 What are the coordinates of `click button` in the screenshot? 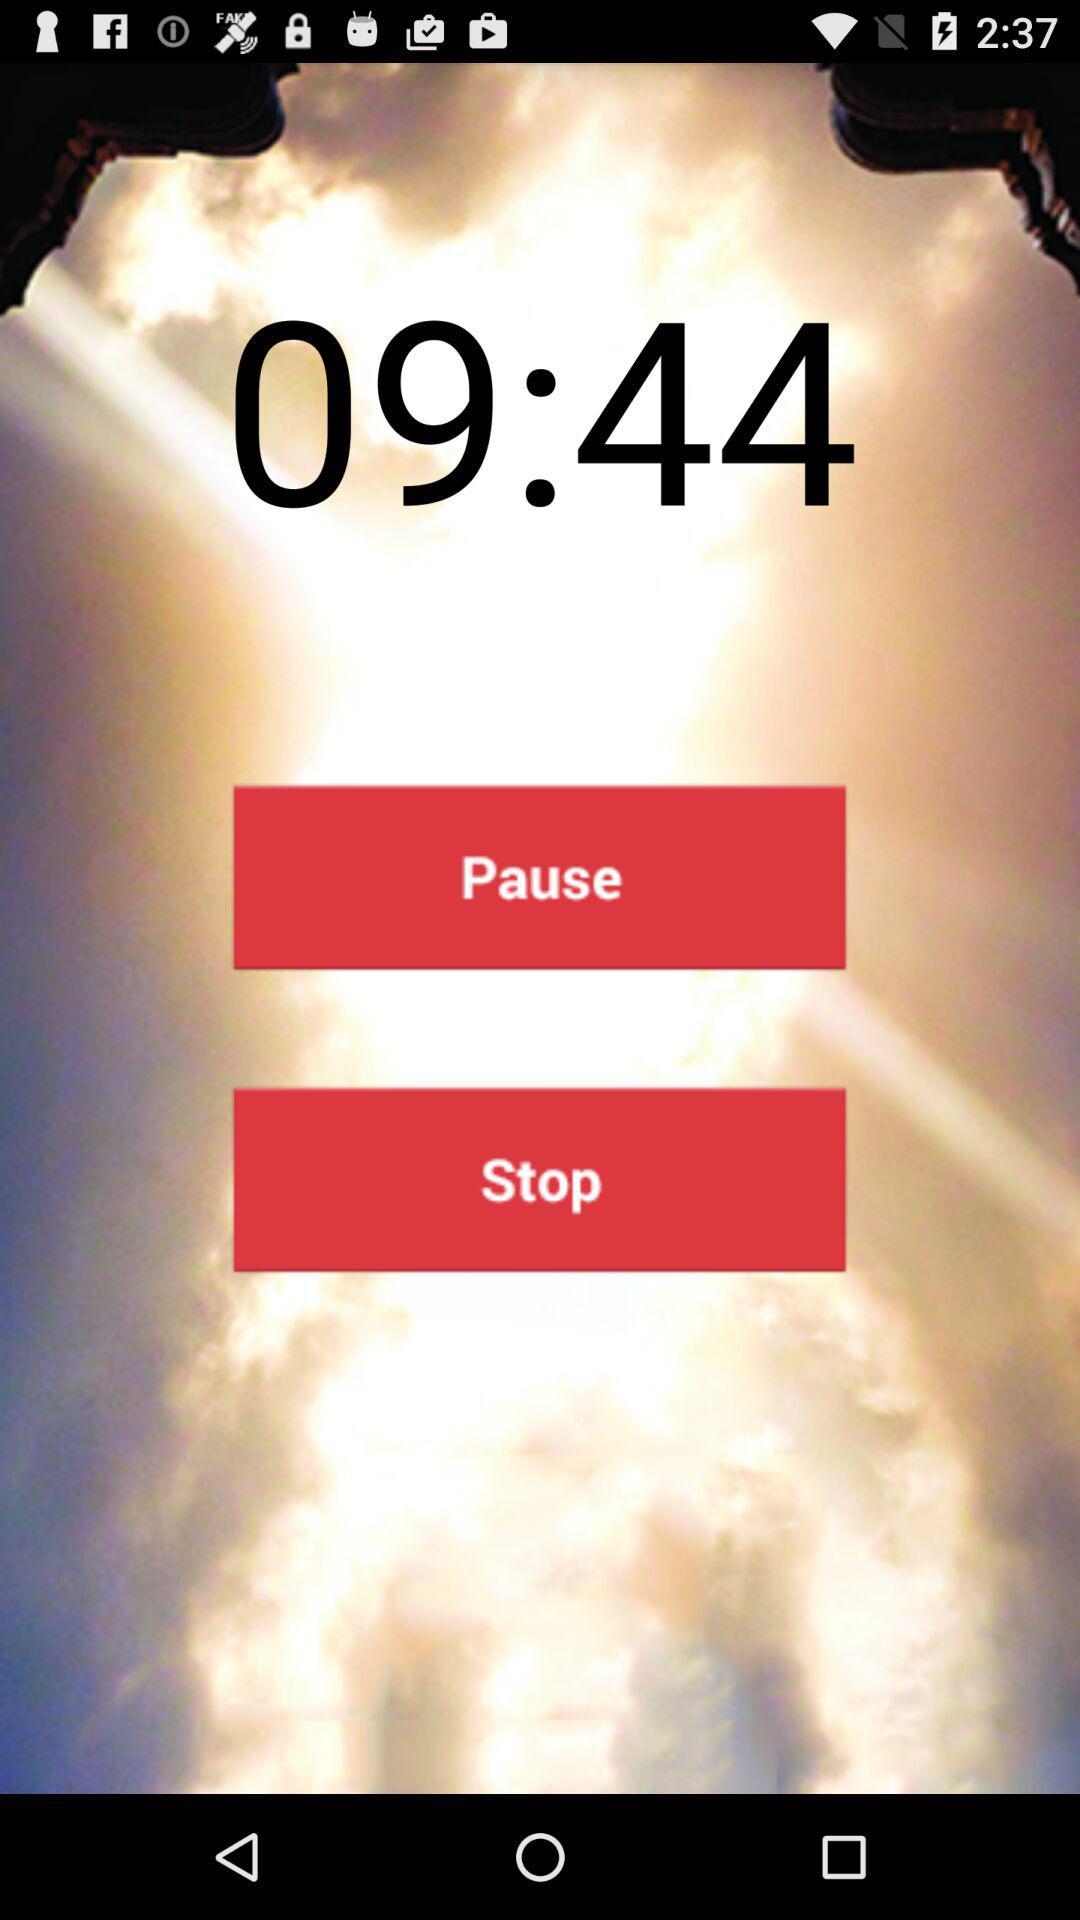 It's located at (538, 1179).